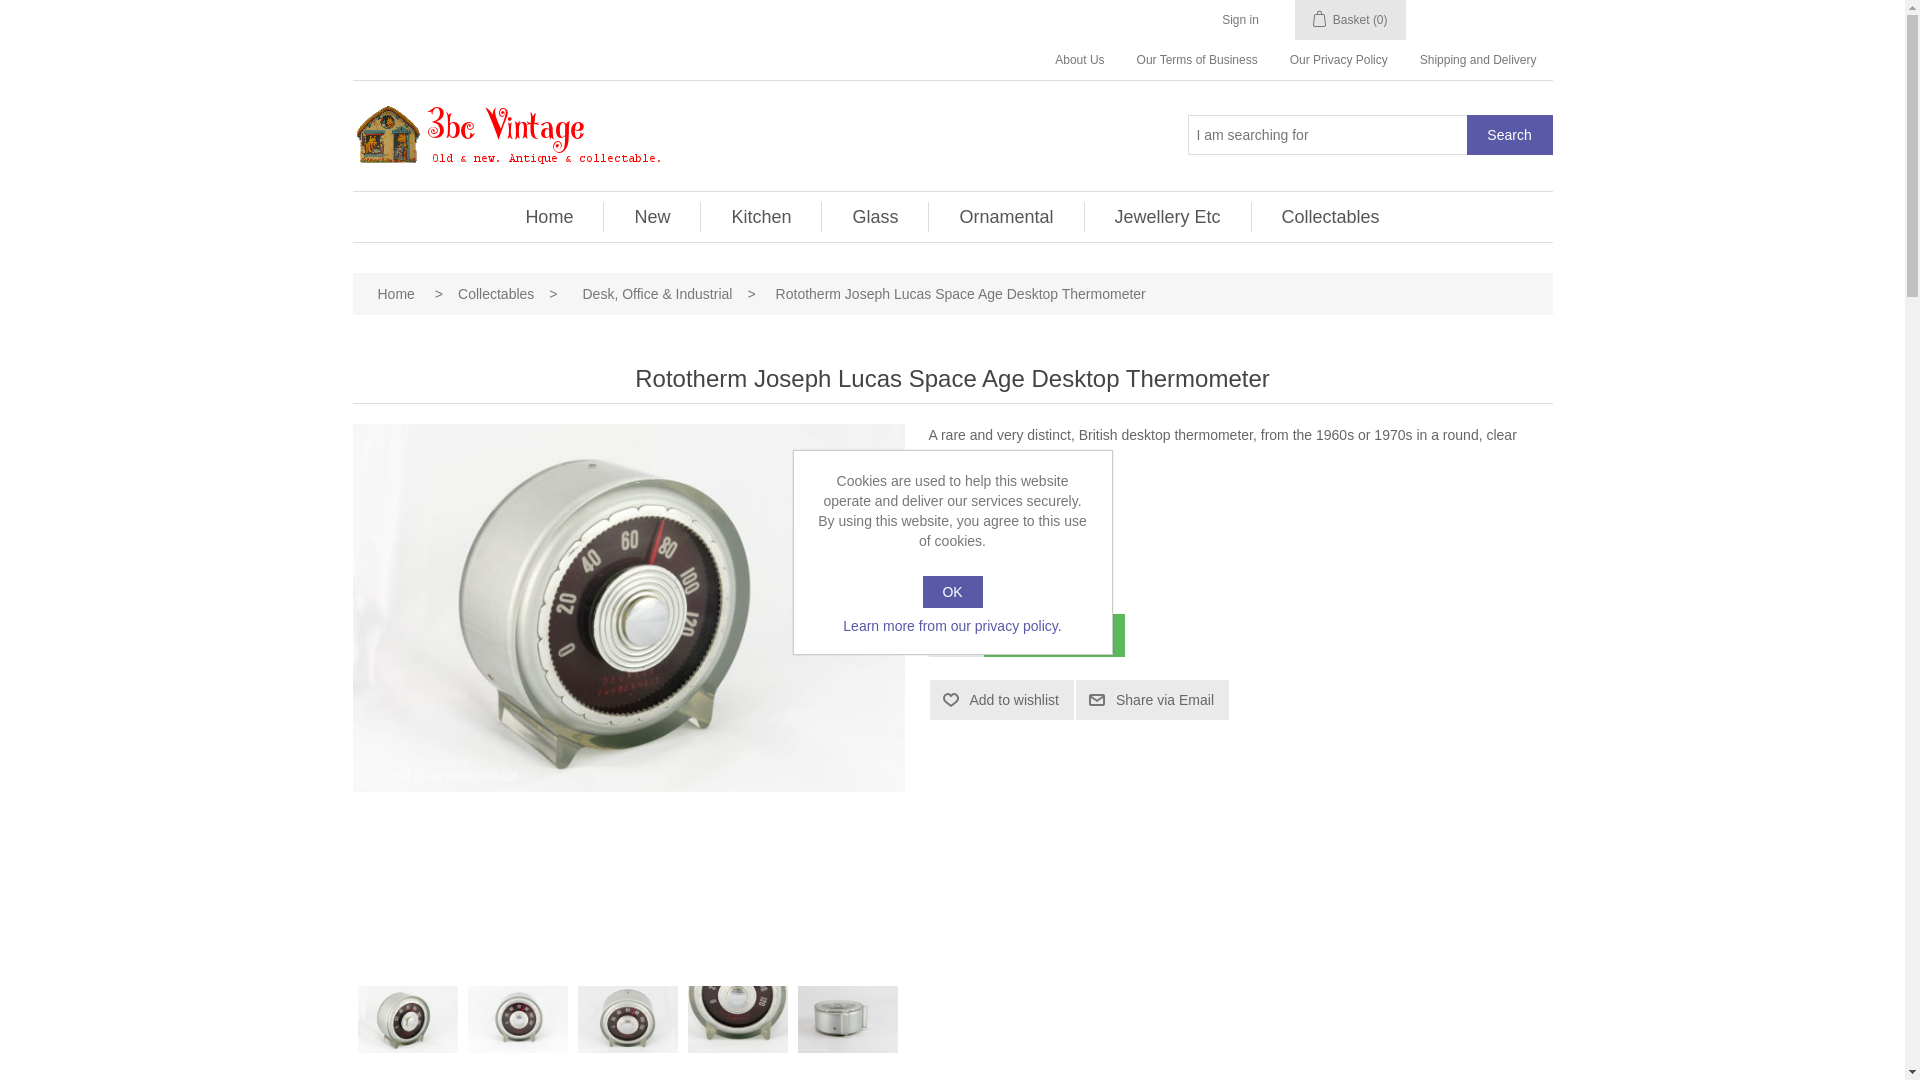  What do you see at coordinates (1478, 59) in the screenshot?
I see `'Shipping and Delivery'` at bounding box center [1478, 59].